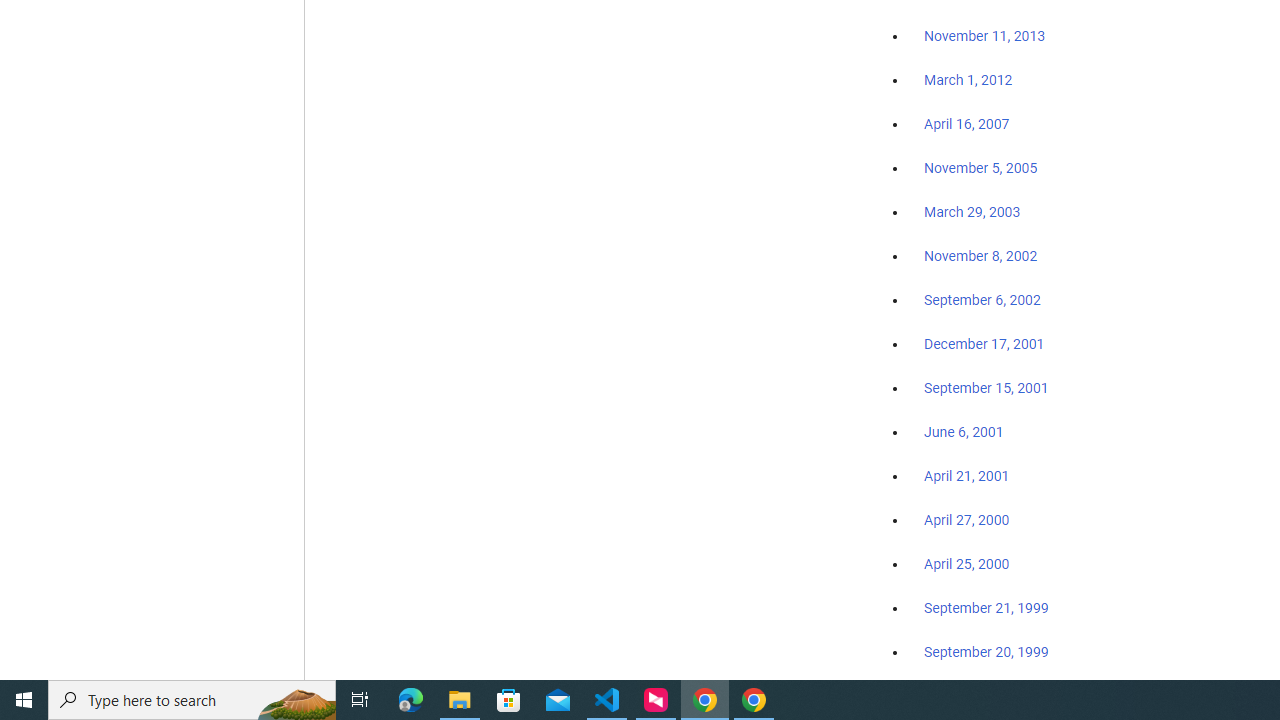 The width and height of the screenshot is (1280, 720). Describe the element at coordinates (986, 651) in the screenshot. I see `'September 20, 1999'` at that location.